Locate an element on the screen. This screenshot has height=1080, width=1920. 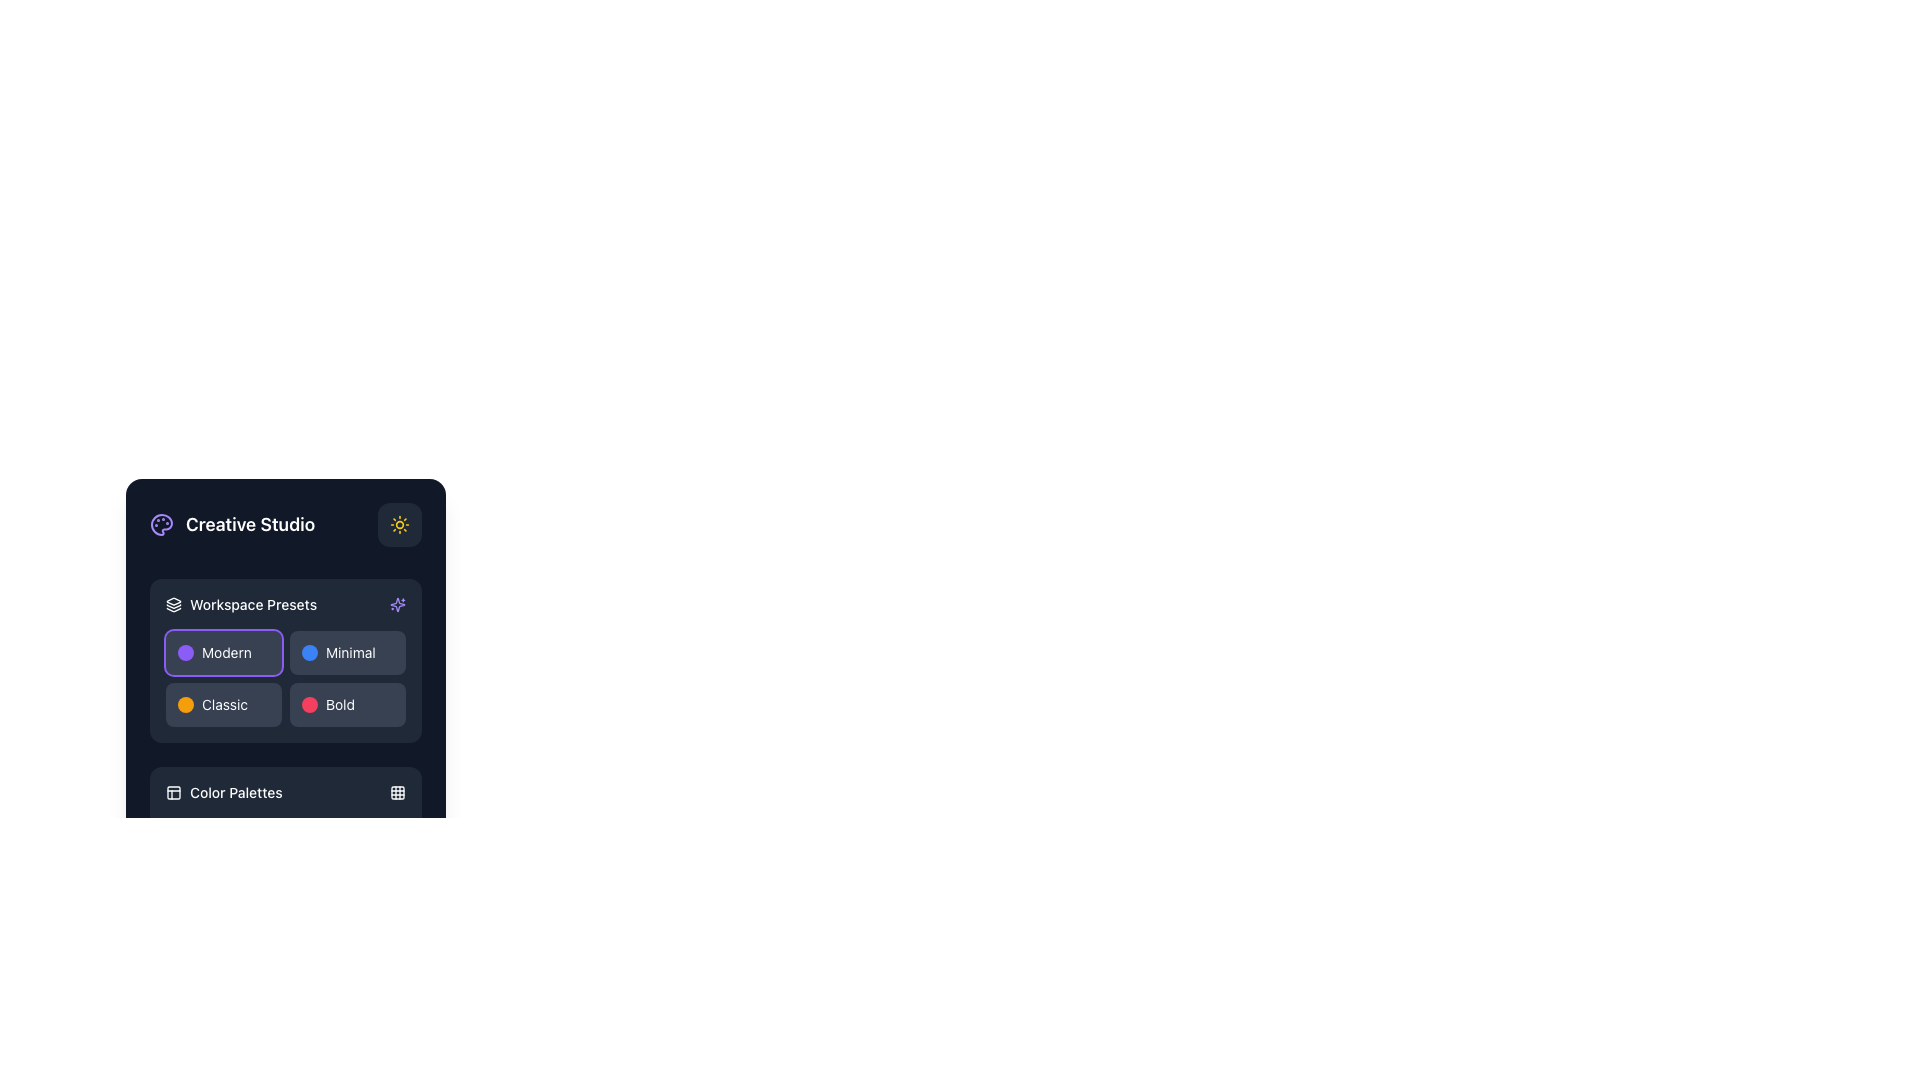
the small, violet circular dot within the 'Modern' card in the 'Workspace Presets' section on the main panel is located at coordinates (186, 652).